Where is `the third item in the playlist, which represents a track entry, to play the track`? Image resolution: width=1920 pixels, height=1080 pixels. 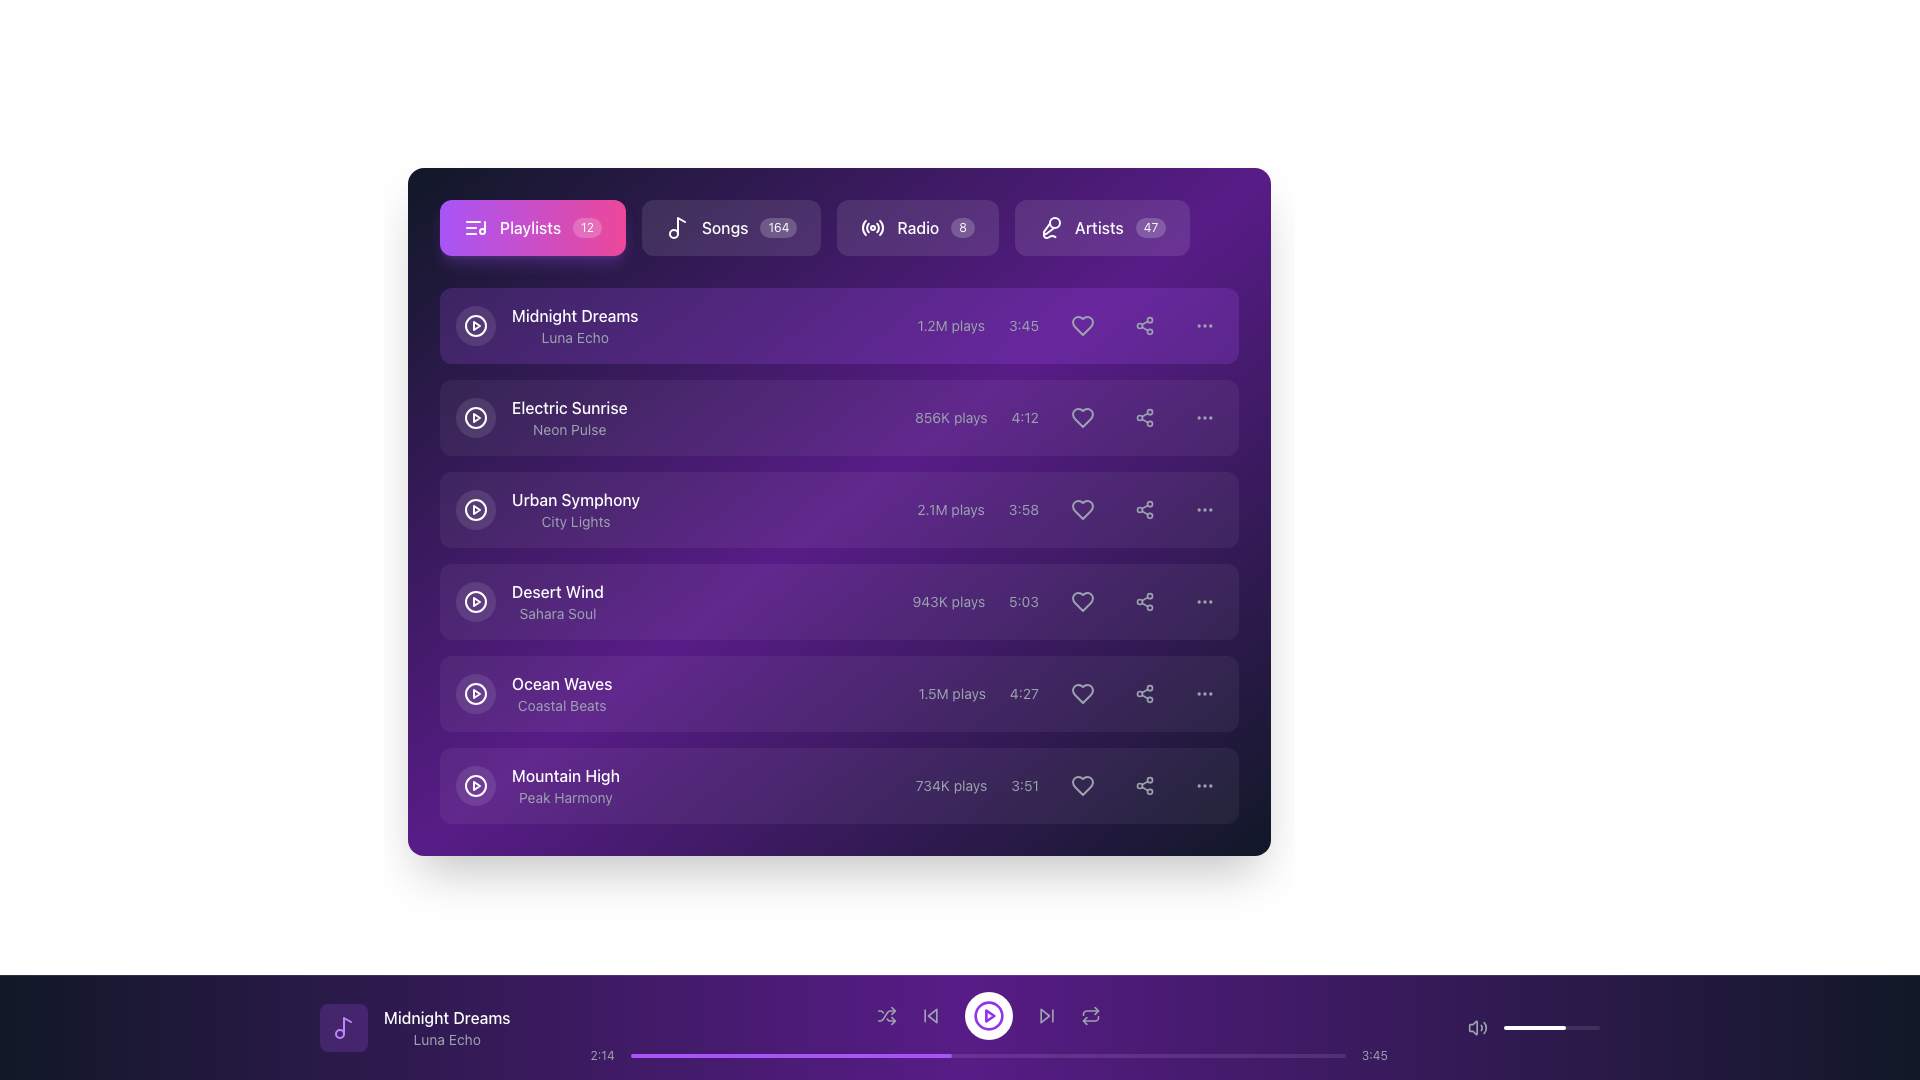 the third item in the playlist, which represents a track entry, to play the track is located at coordinates (839, 508).